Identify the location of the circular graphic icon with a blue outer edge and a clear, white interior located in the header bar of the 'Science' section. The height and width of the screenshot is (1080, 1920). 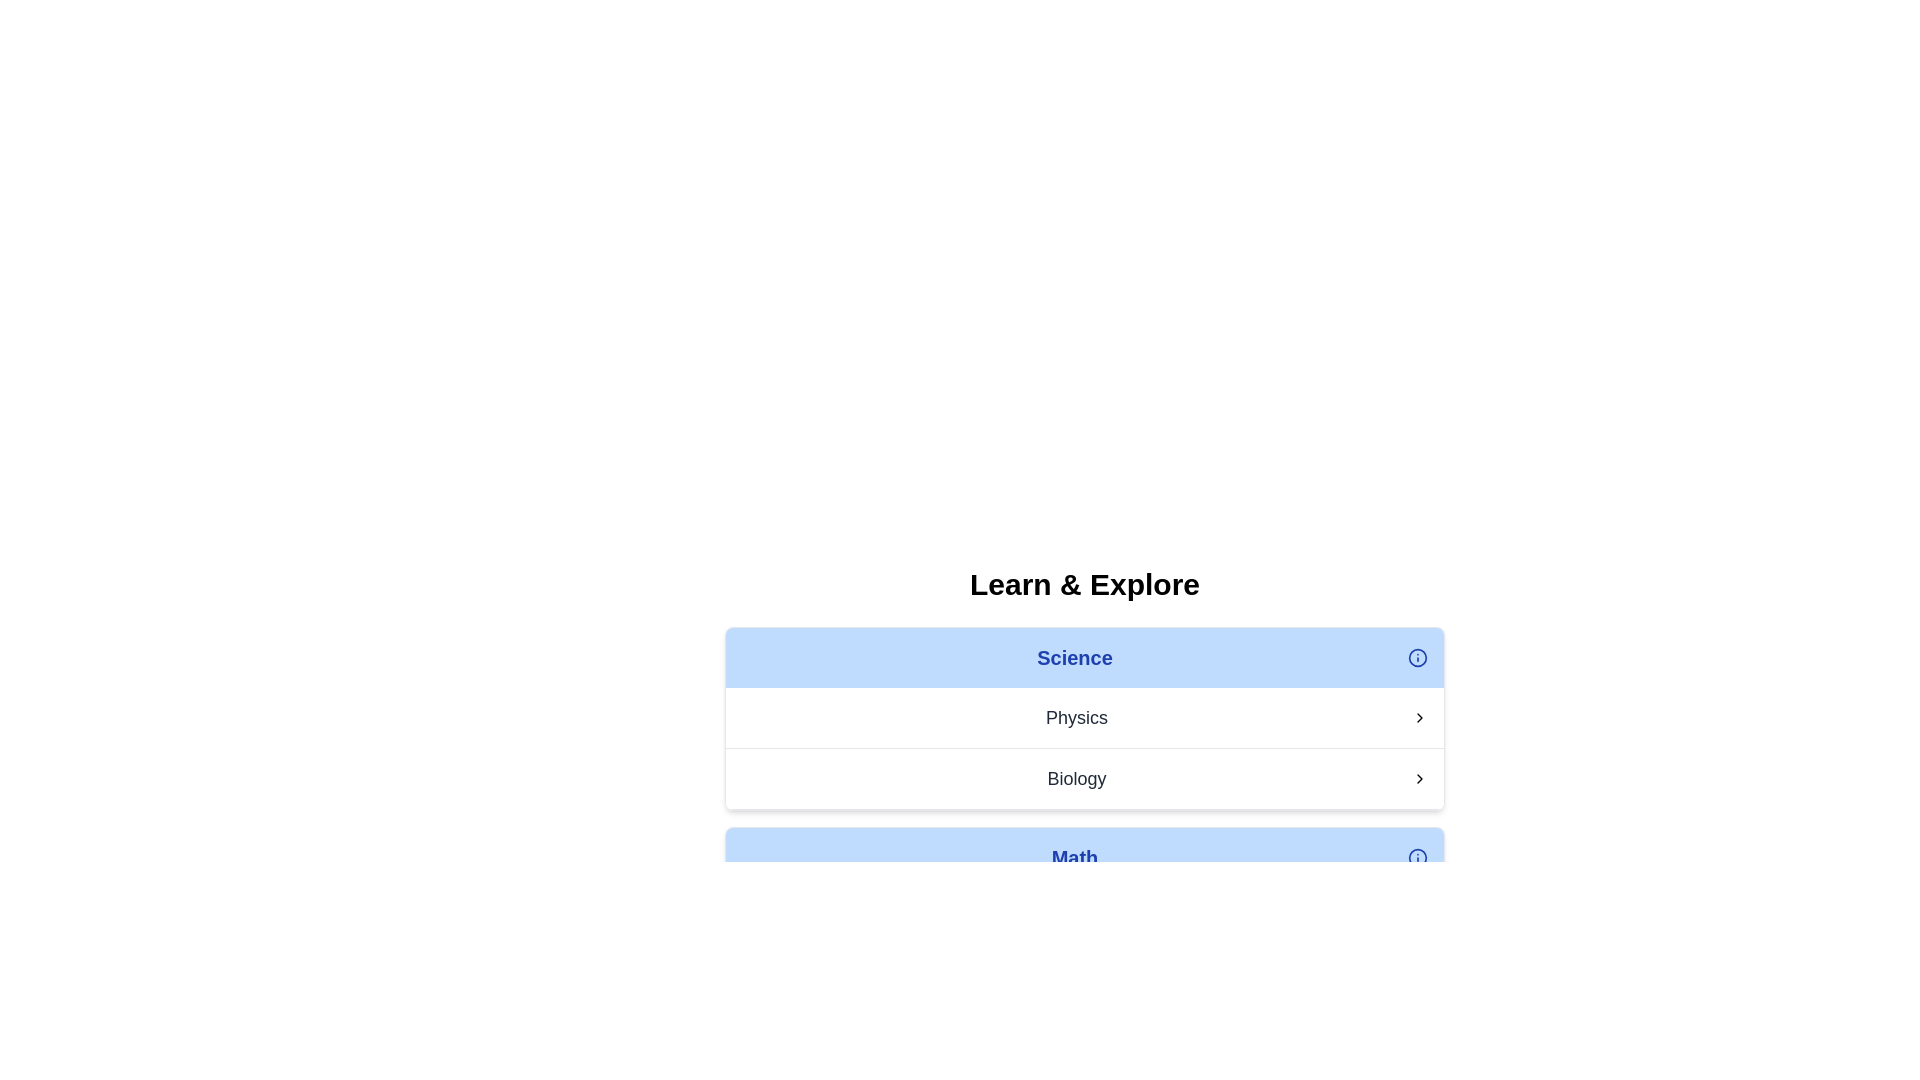
(1416, 658).